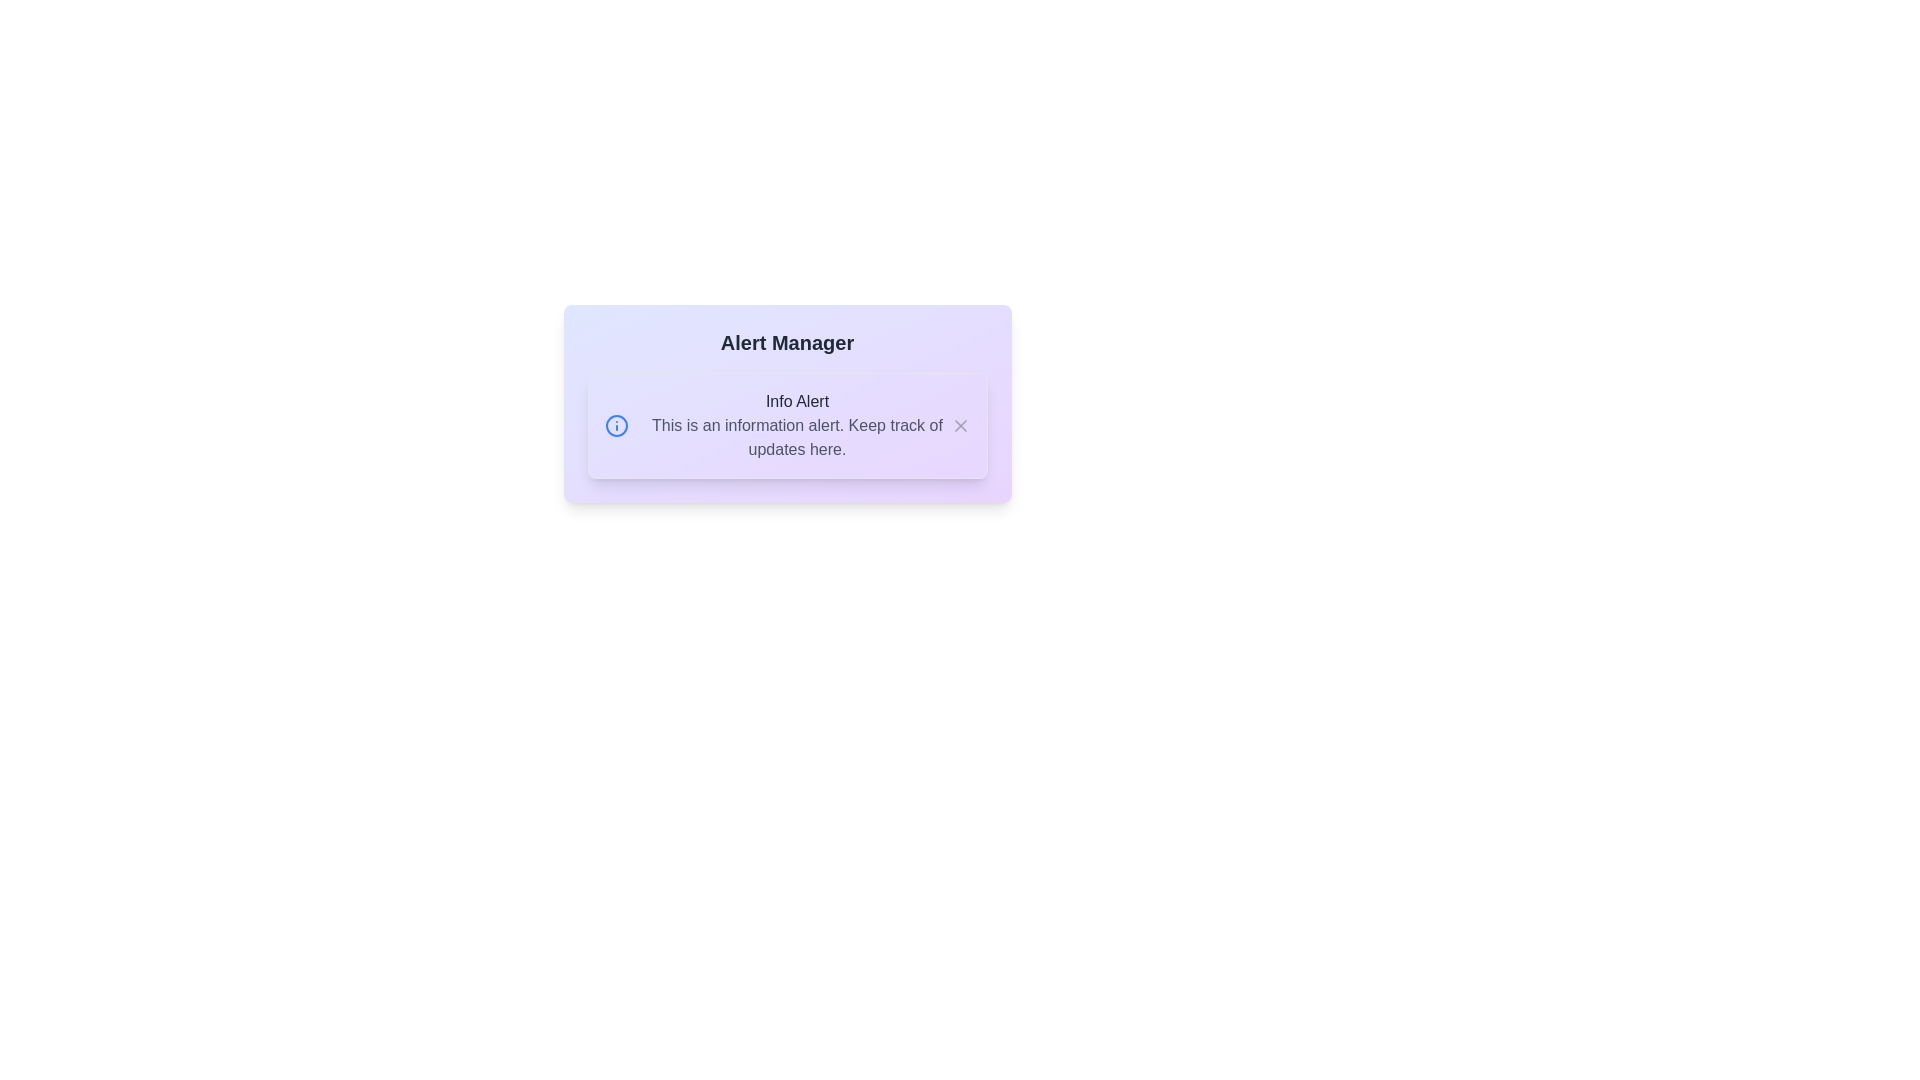  Describe the element at coordinates (796, 437) in the screenshot. I see `the center of the alert text area to focus on it` at that location.